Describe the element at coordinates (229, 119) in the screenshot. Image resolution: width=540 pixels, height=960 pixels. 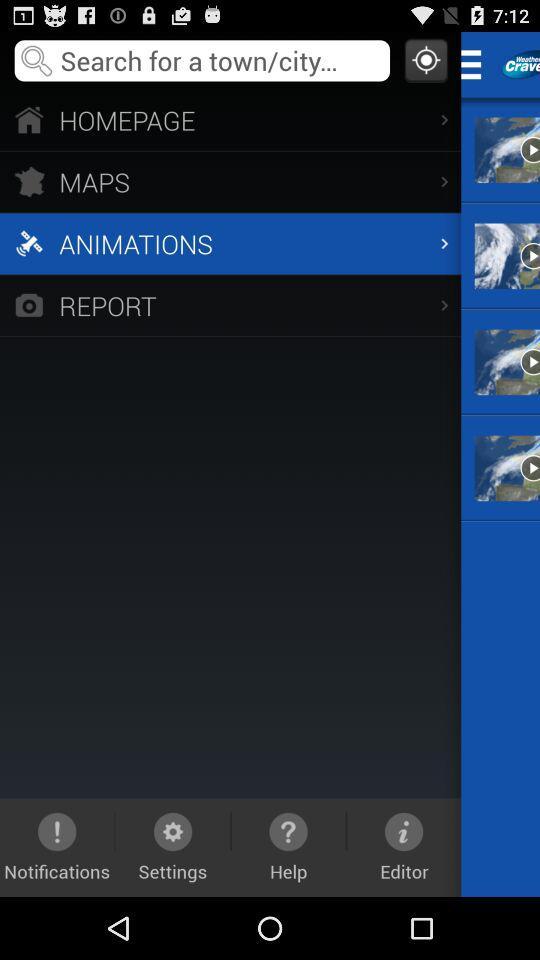
I see `the icon above maps icon` at that location.